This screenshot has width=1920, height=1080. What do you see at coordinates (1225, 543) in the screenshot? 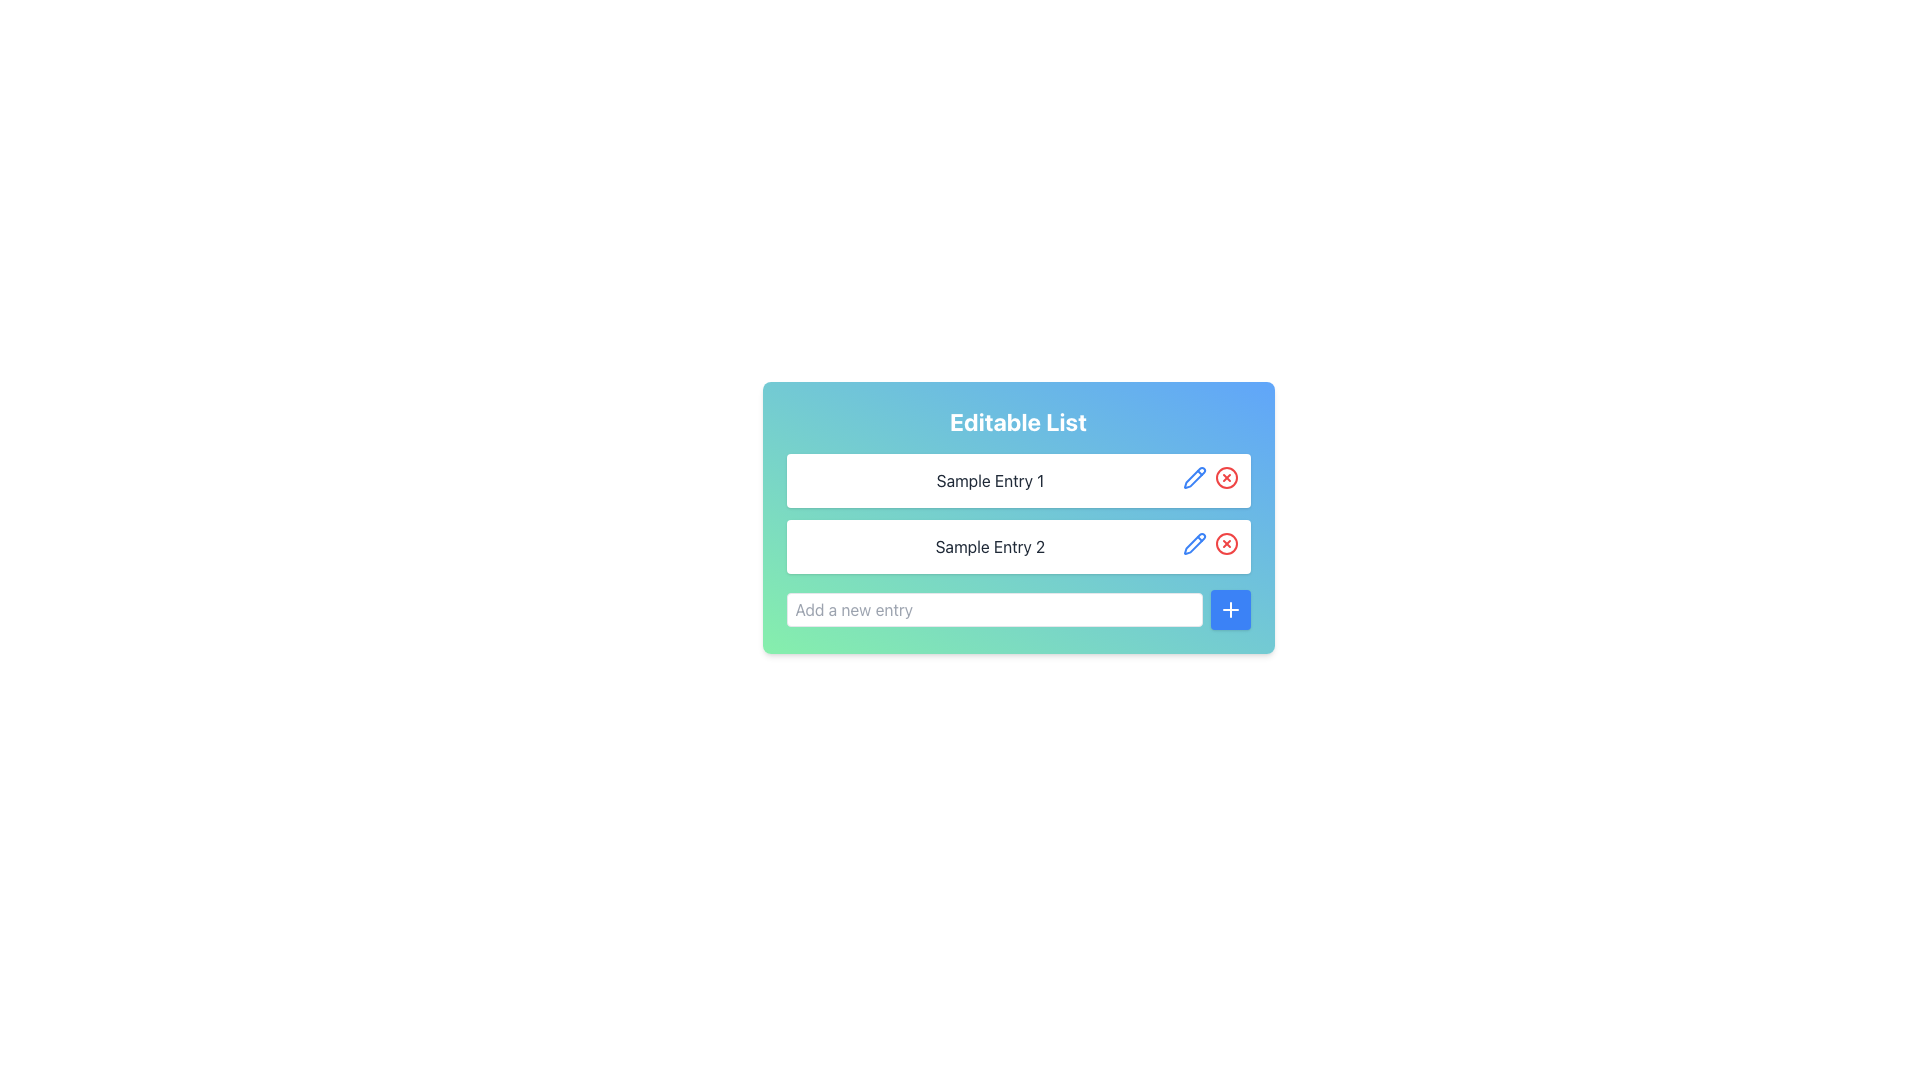
I see `the delete button located as the second icon in the row of controls adjacent to the 'Sample Entry 2' input field` at bounding box center [1225, 543].